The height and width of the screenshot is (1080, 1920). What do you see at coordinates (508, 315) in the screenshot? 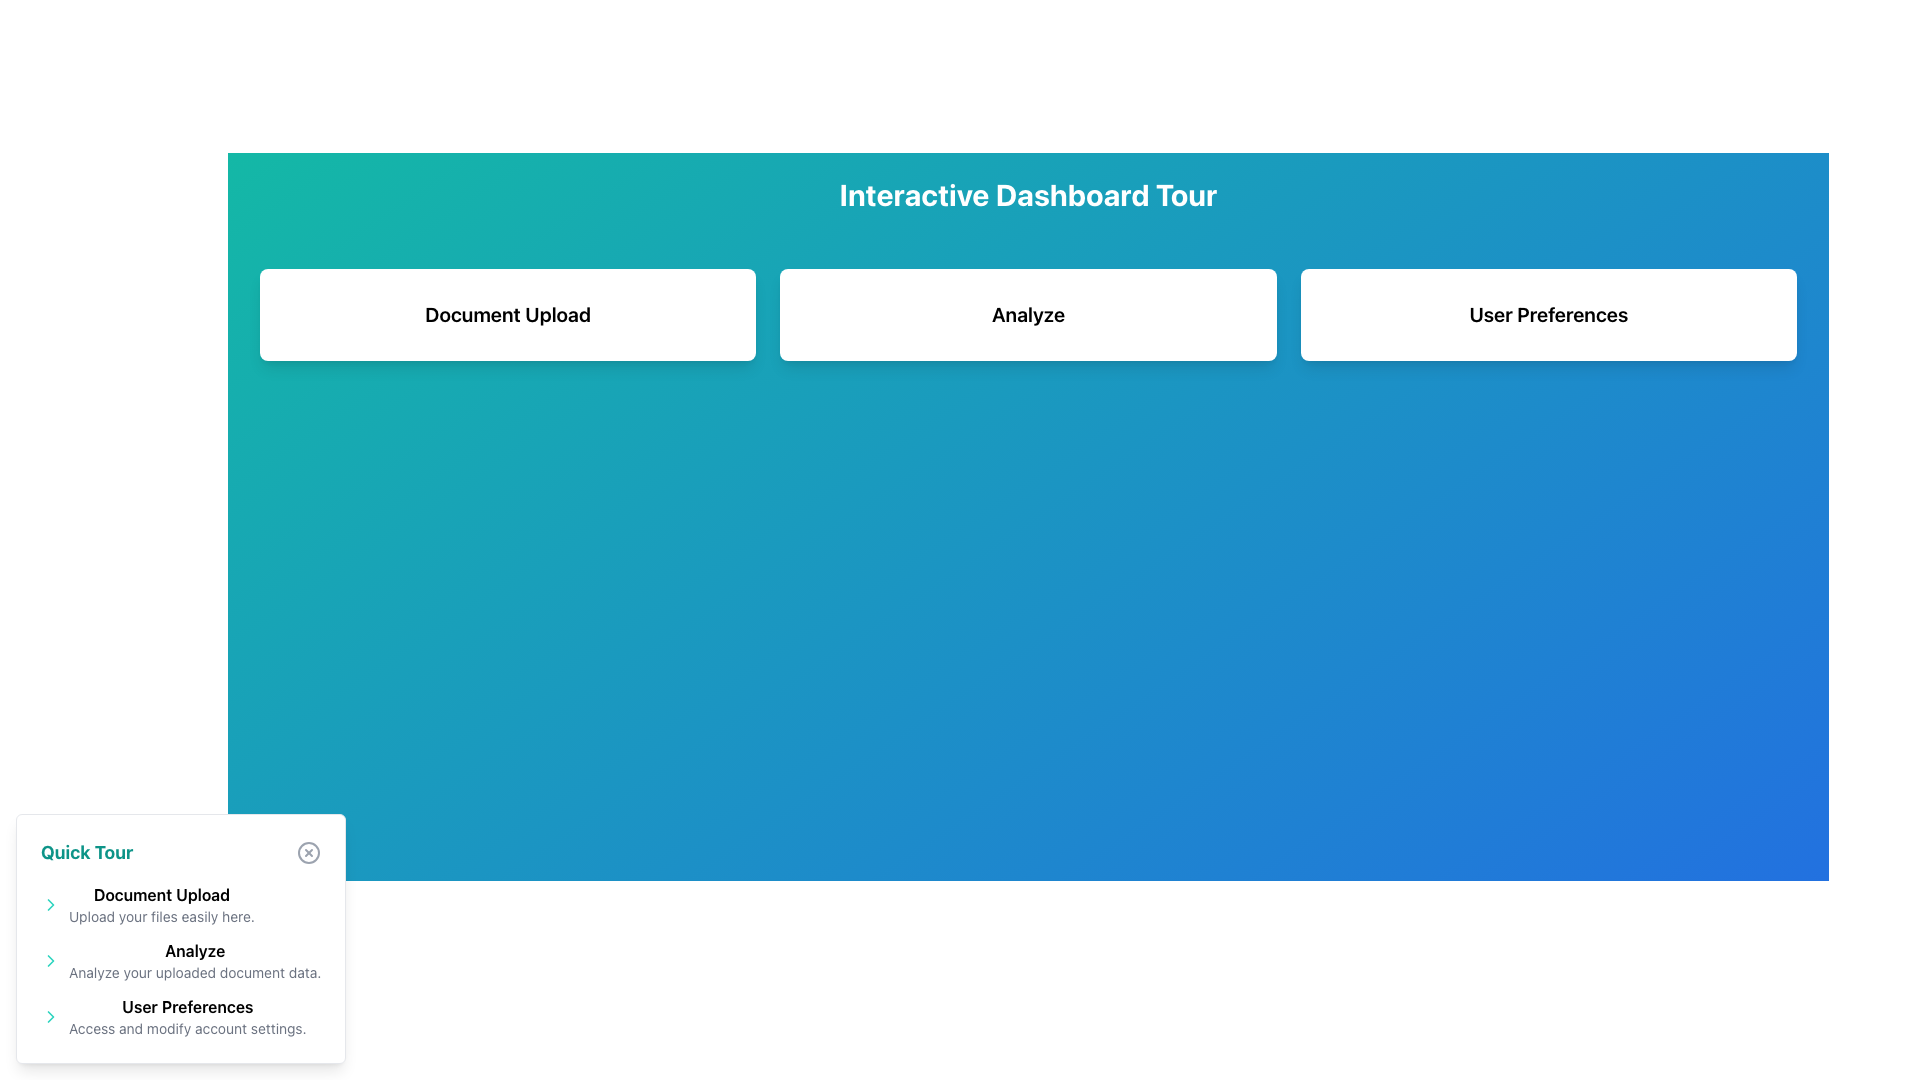
I see `the leftmost static card in the row, which indicates document upload actions` at bounding box center [508, 315].